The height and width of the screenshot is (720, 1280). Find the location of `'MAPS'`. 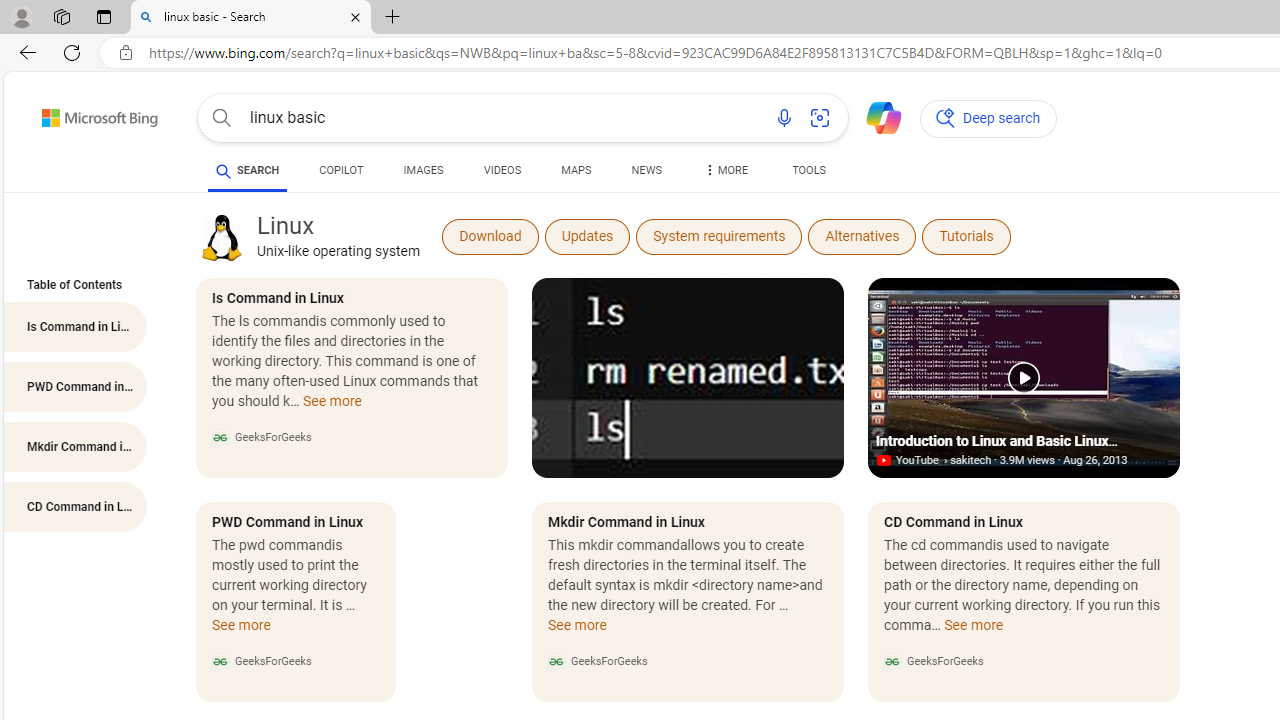

'MAPS' is located at coordinates (575, 170).